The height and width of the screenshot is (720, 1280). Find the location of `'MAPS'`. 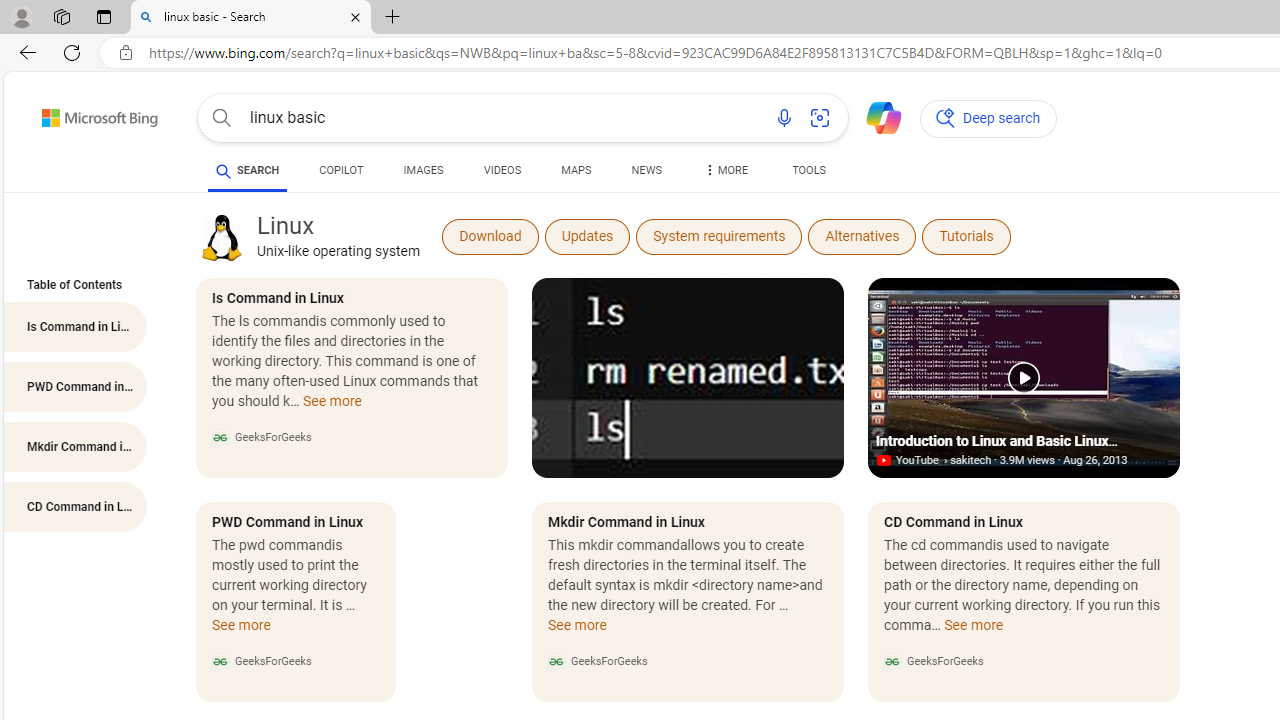

'MAPS' is located at coordinates (575, 170).